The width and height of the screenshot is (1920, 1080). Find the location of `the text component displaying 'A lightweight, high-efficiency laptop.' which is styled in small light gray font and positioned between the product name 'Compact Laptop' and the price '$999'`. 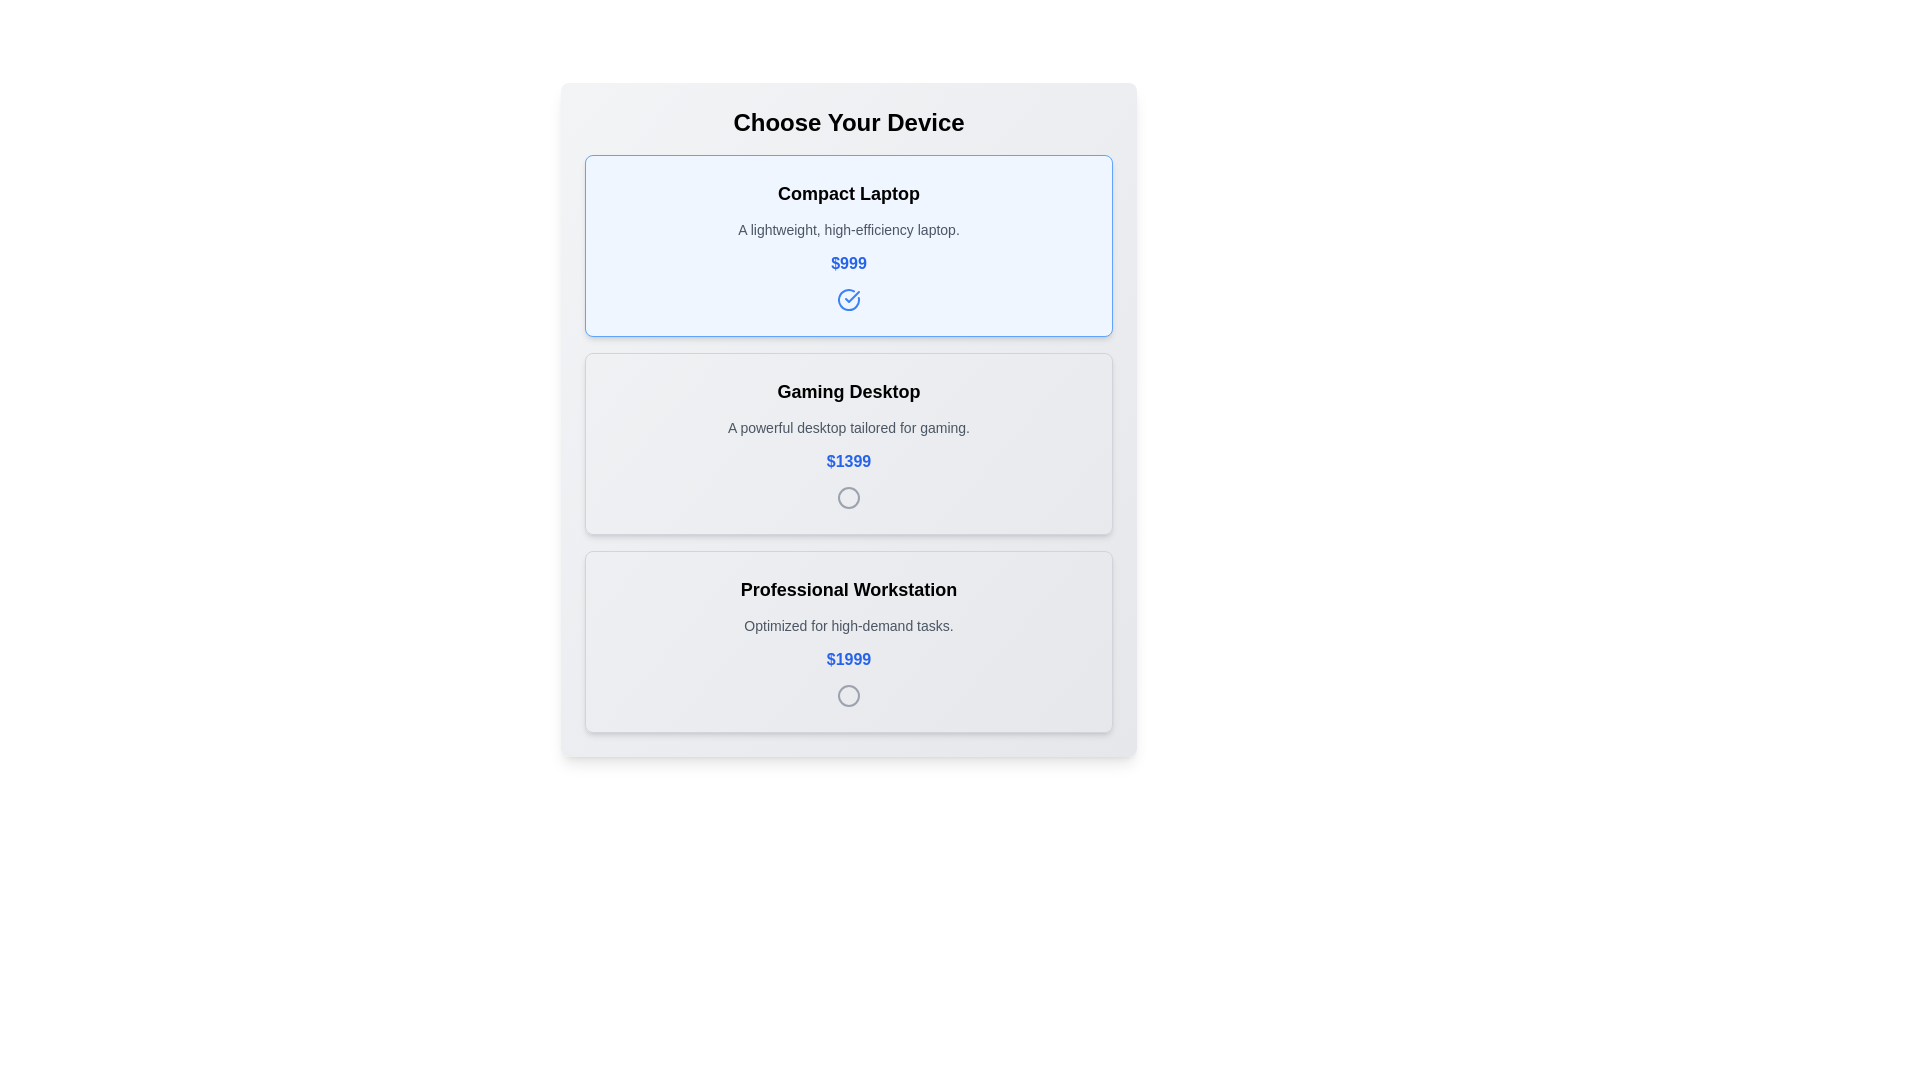

the text component displaying 'A lightweight, high-efficiency laptop.' which is styled in small light gray font and positioned between the product name 'Compact Laptop' and the price '$999' is located at coordinates (849, 229).